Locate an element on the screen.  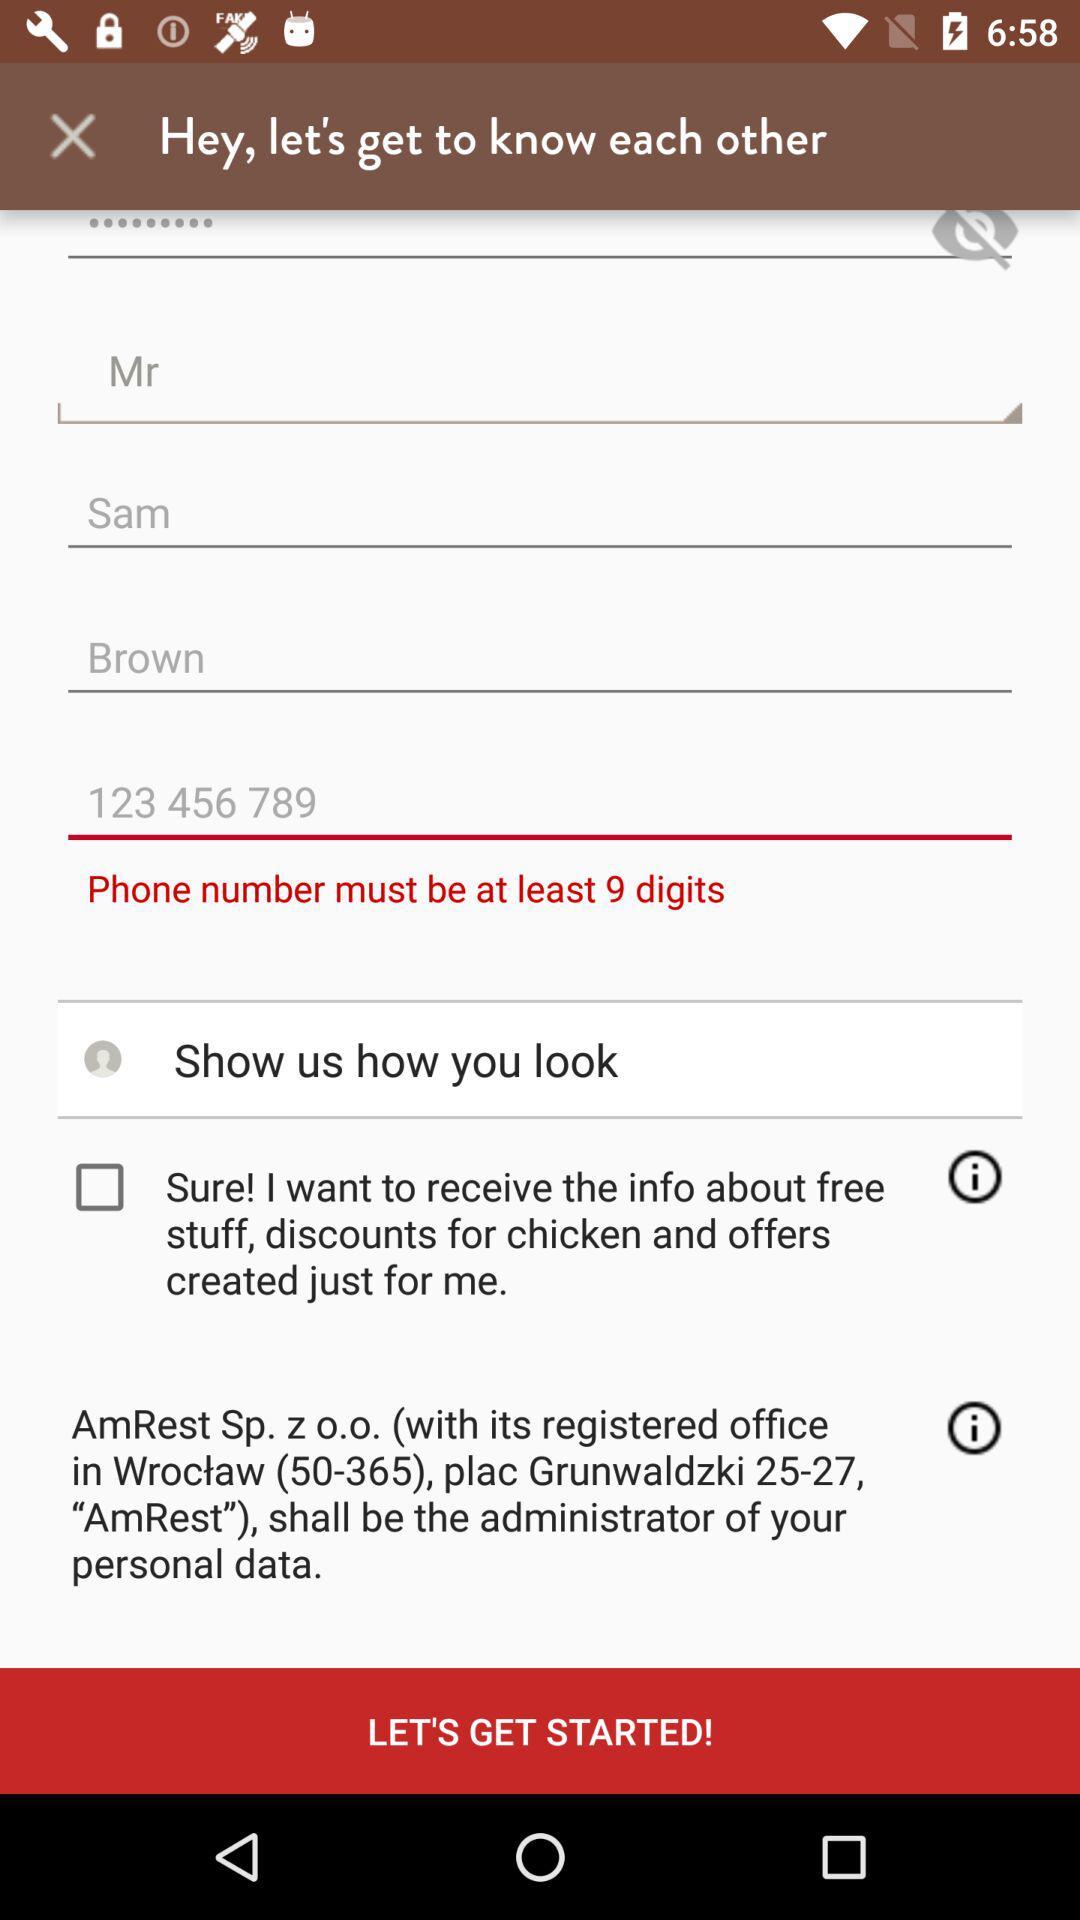
info button is located at coordinates (973, 1176).